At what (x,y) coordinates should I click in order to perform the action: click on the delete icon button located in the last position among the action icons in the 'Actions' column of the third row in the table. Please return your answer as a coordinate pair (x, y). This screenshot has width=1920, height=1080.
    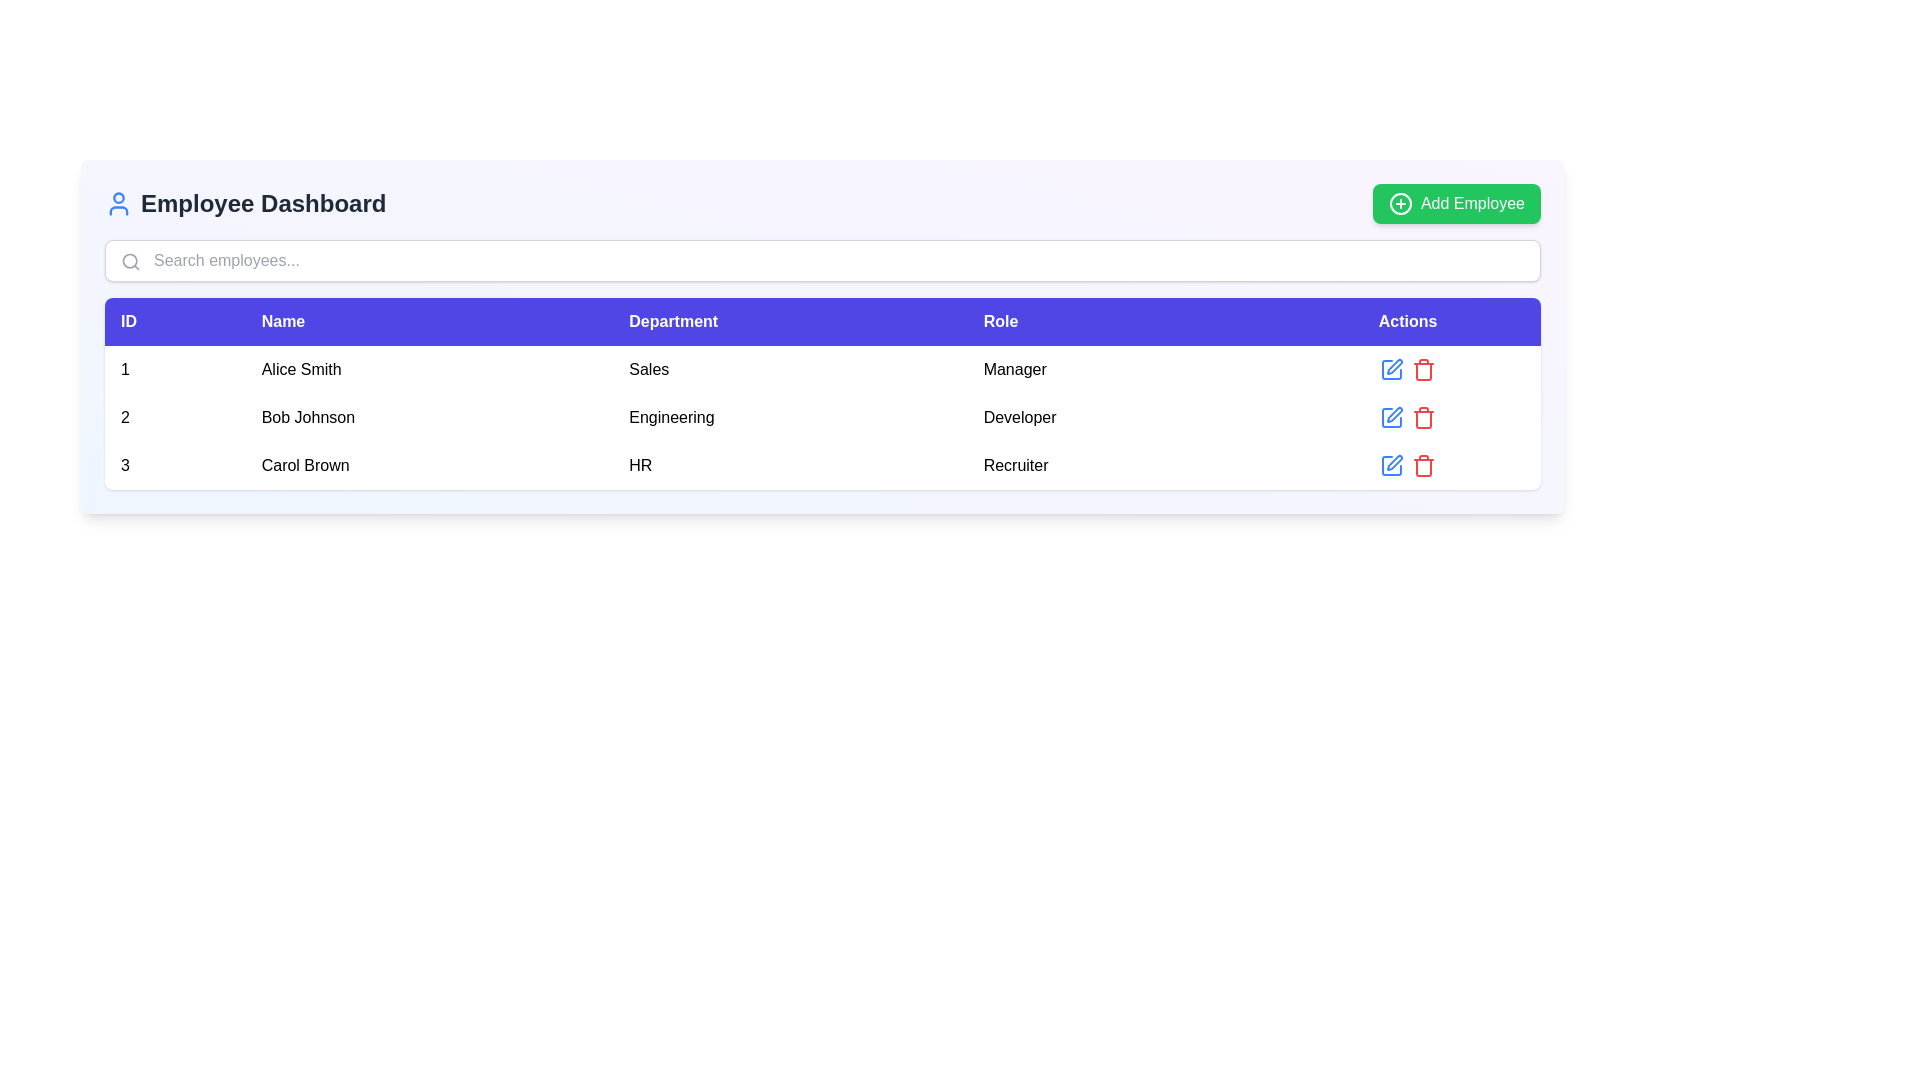
    Looking at the image, I should click on (1423, 416).